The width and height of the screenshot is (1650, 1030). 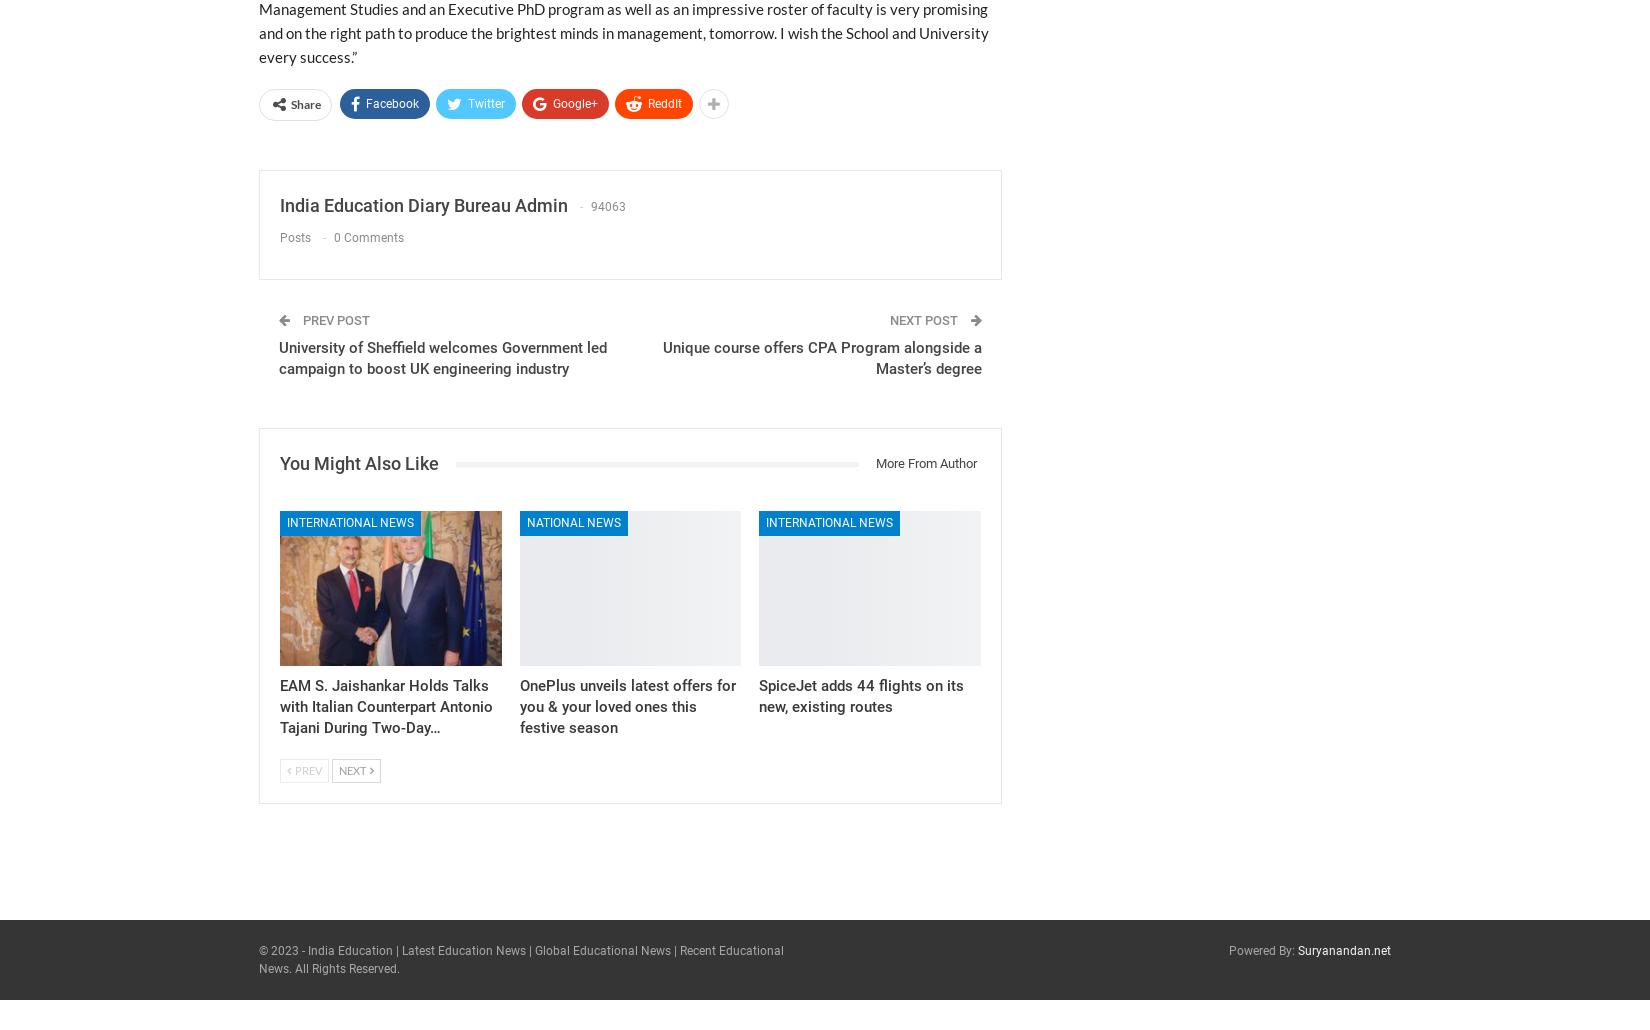 What do you see at coordinates (392, 103) in the screenshot?
I see `'Facebook'` at bounding box center [392, 103].